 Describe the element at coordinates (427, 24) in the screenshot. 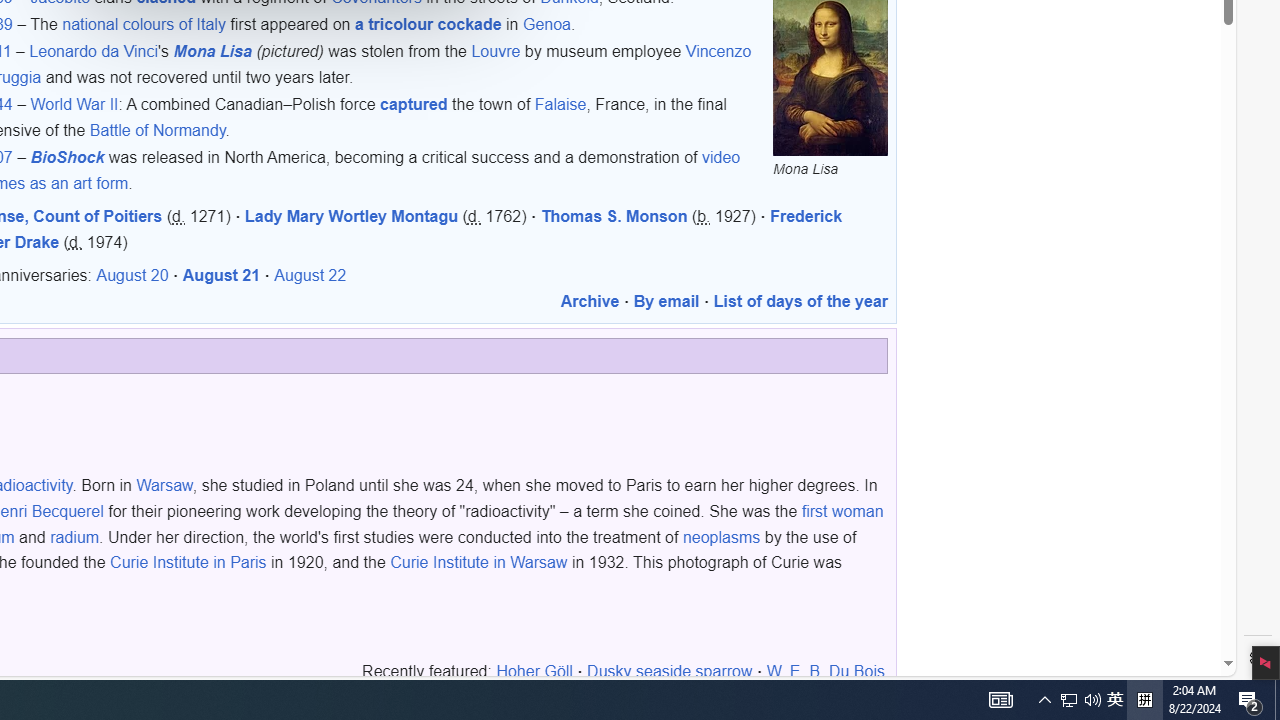

I see `'a tricolour cockade'` at that location.